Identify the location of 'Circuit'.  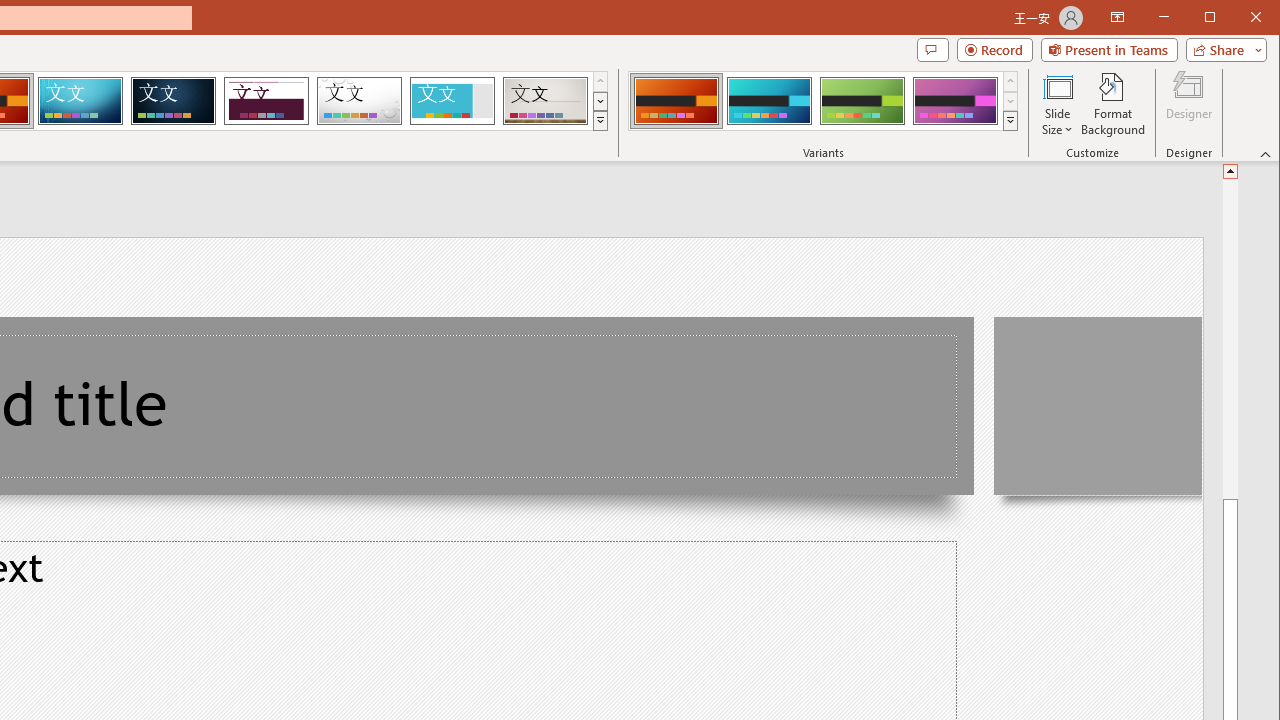
(80, 100).